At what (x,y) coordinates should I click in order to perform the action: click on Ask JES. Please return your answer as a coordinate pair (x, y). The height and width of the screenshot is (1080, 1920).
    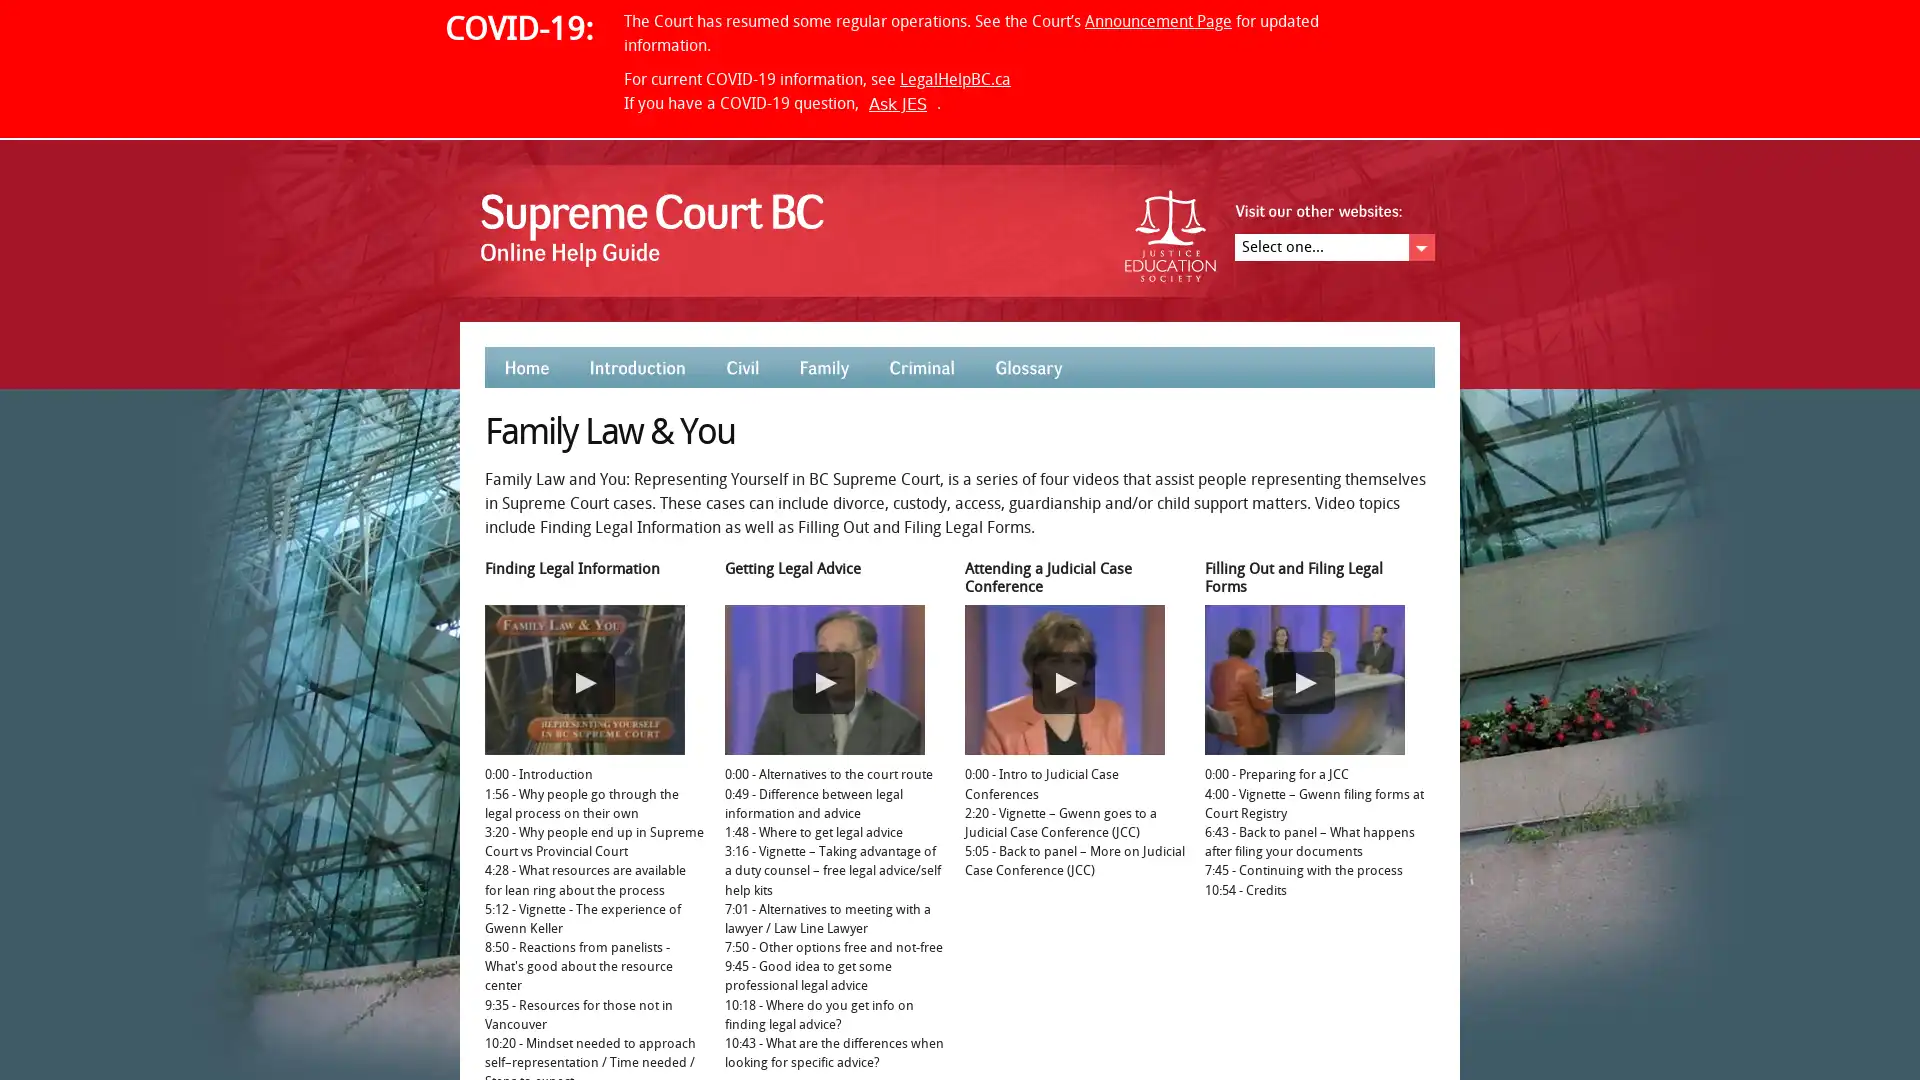
    Looking at the image, I should click on (896, 104).